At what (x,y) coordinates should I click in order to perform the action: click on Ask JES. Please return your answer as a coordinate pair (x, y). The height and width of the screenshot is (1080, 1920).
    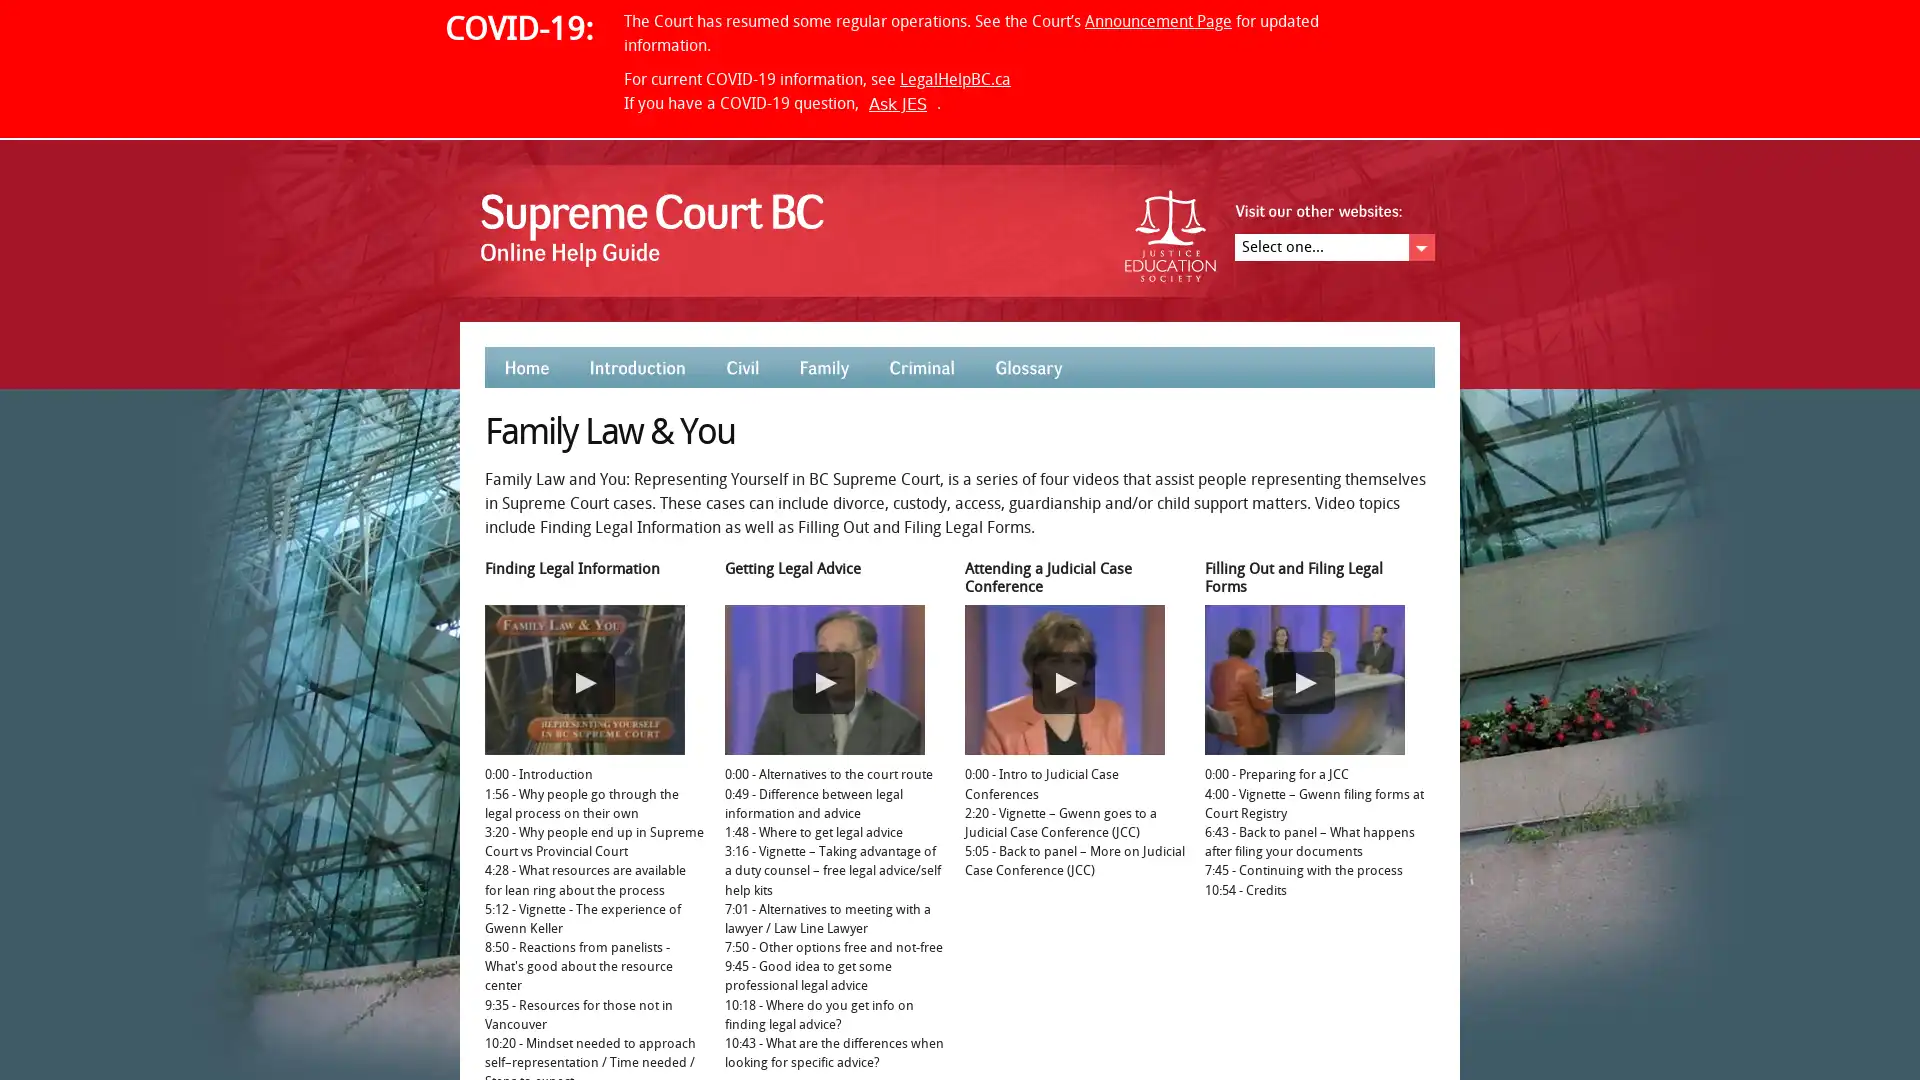
    Looking at the image, I should click on (896, 104).